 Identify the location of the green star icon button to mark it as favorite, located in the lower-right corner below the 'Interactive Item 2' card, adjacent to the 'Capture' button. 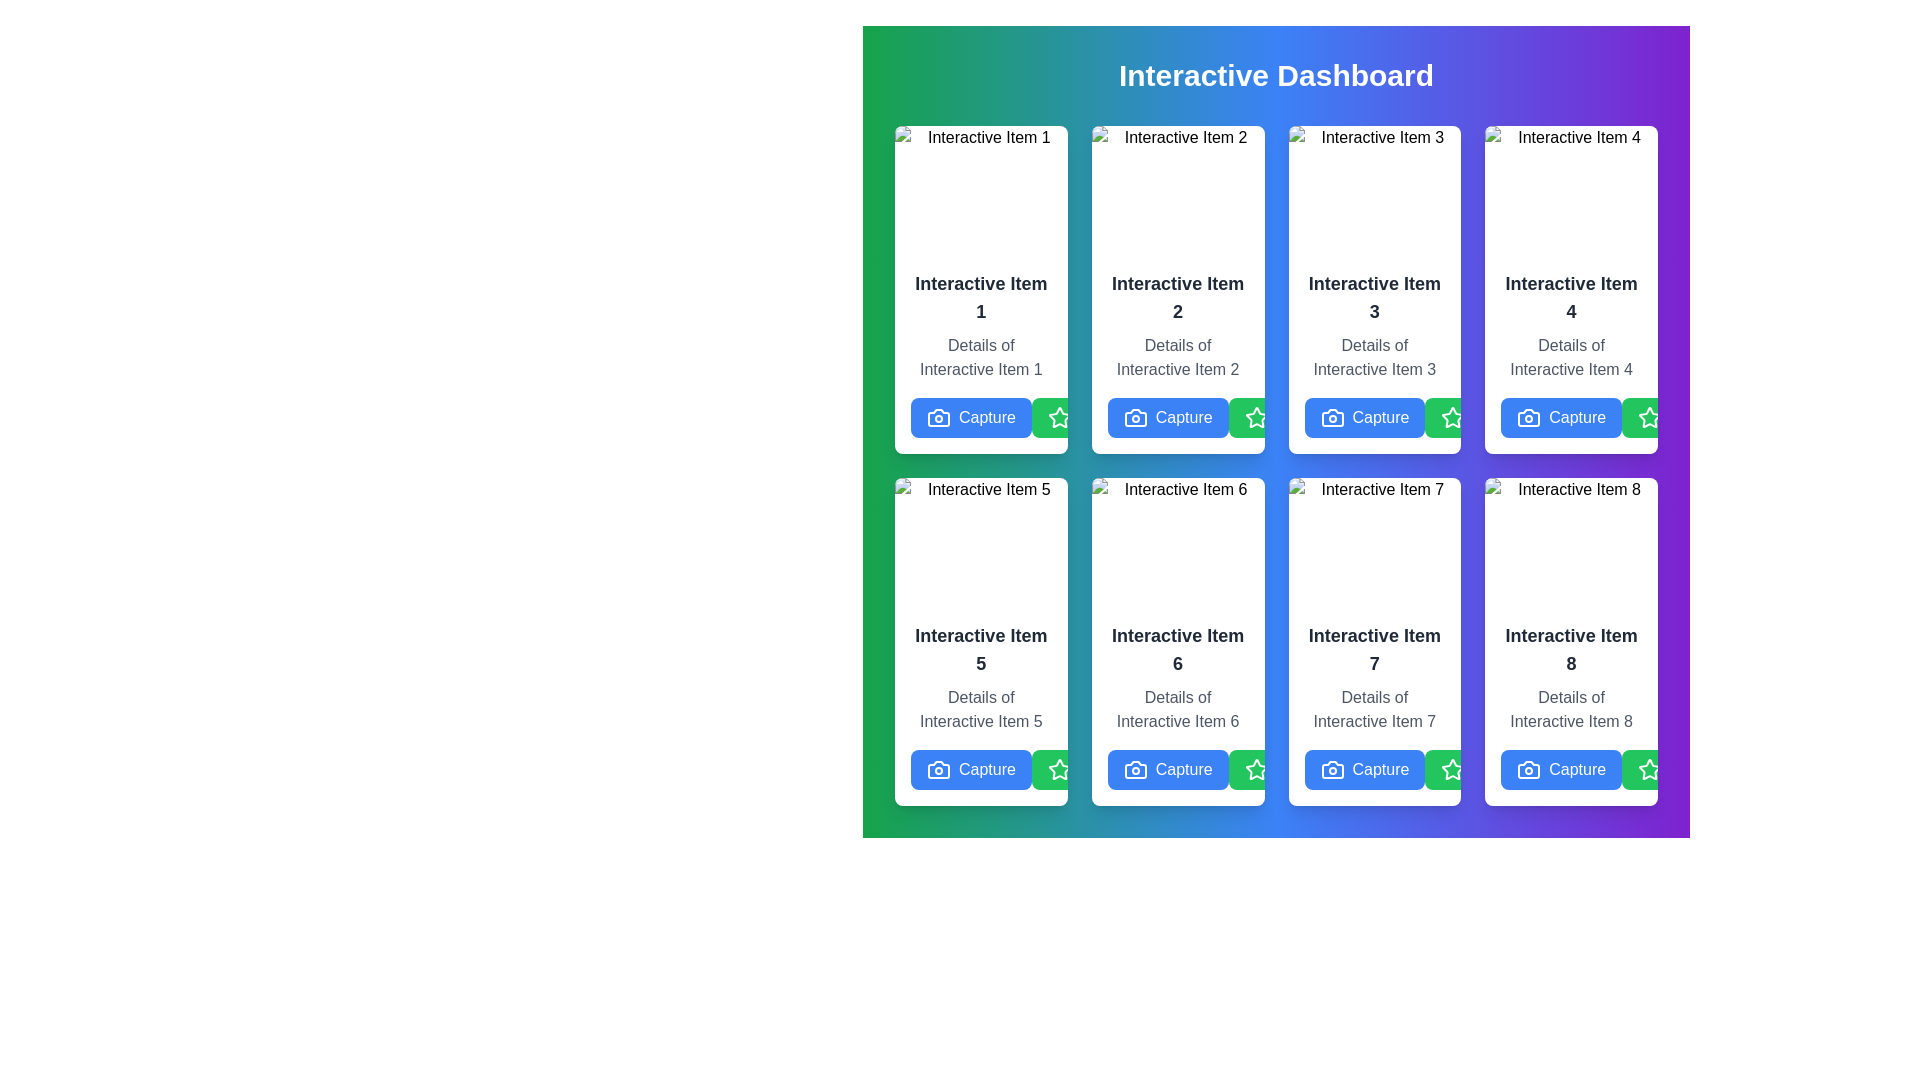
(1058, 416).